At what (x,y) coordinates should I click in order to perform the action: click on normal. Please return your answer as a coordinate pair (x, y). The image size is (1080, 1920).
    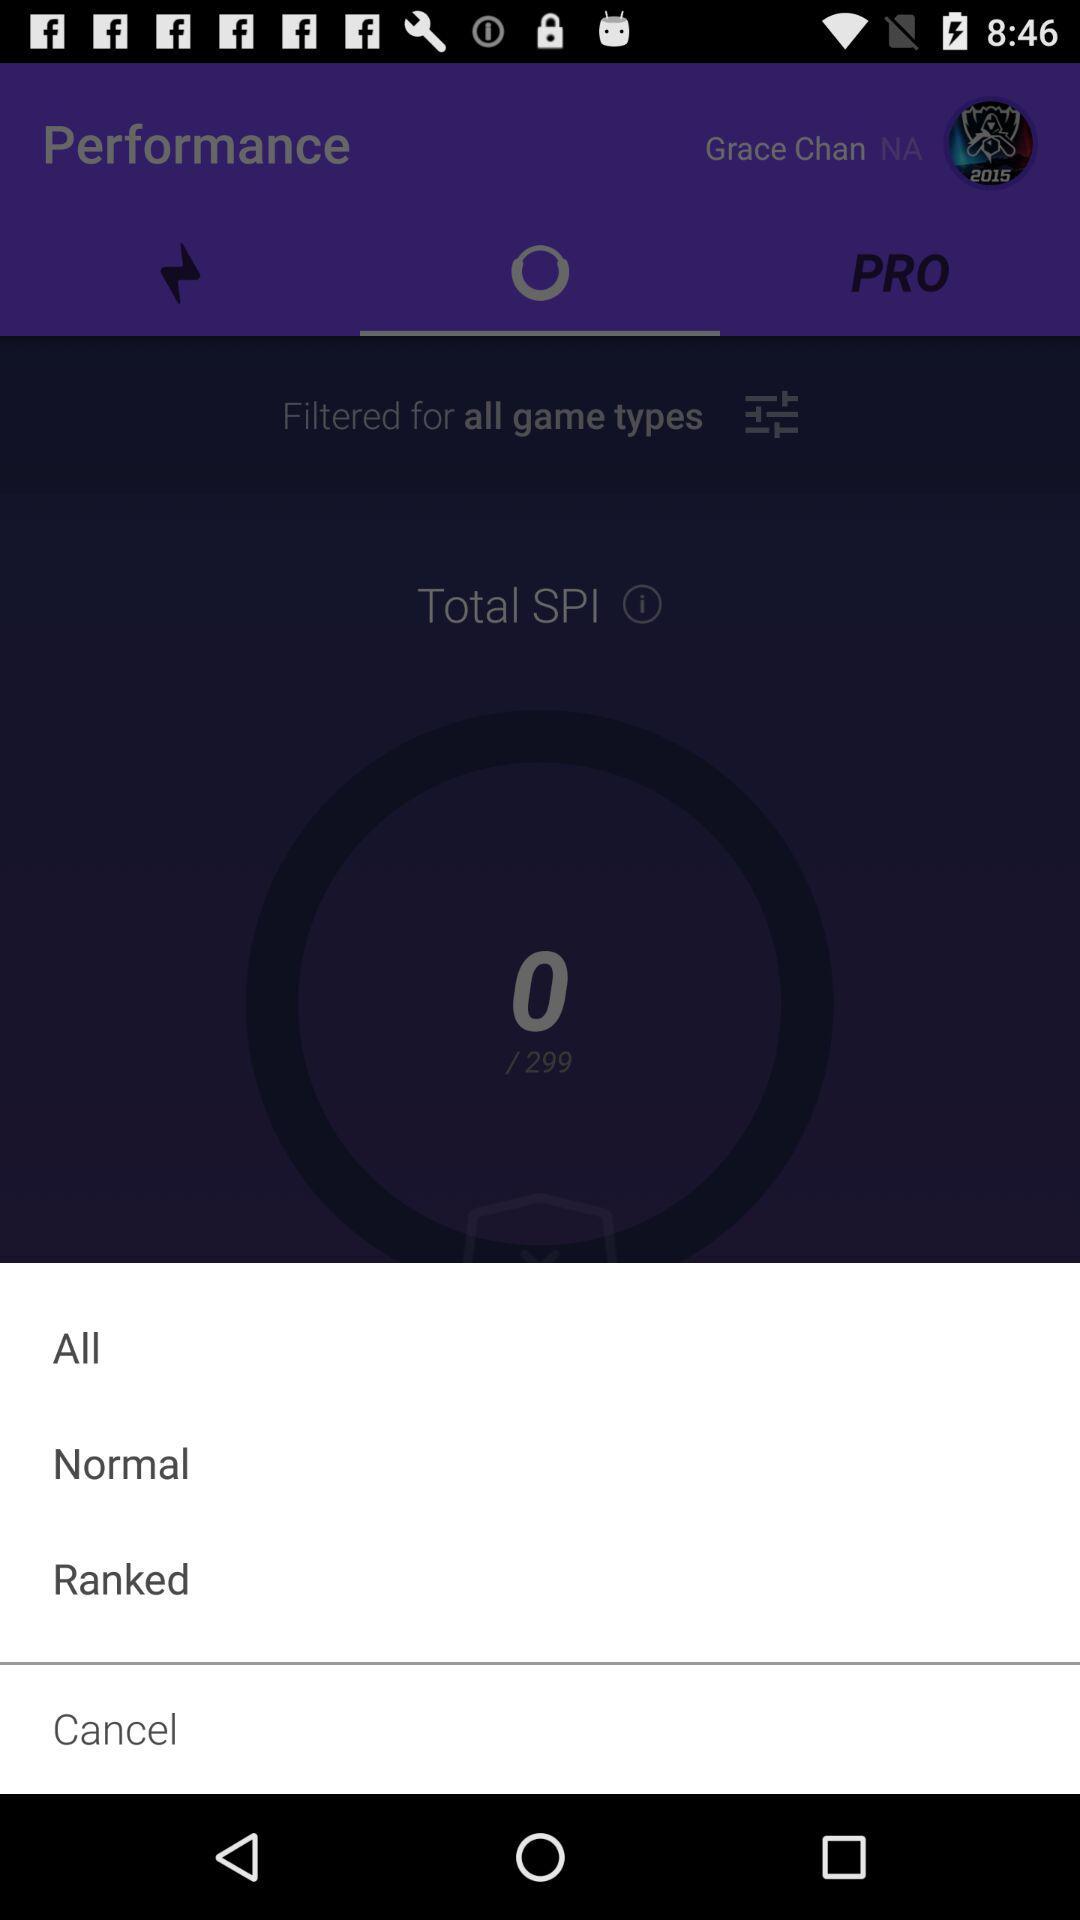
    Looking at the image, I should click on (540, 1462).